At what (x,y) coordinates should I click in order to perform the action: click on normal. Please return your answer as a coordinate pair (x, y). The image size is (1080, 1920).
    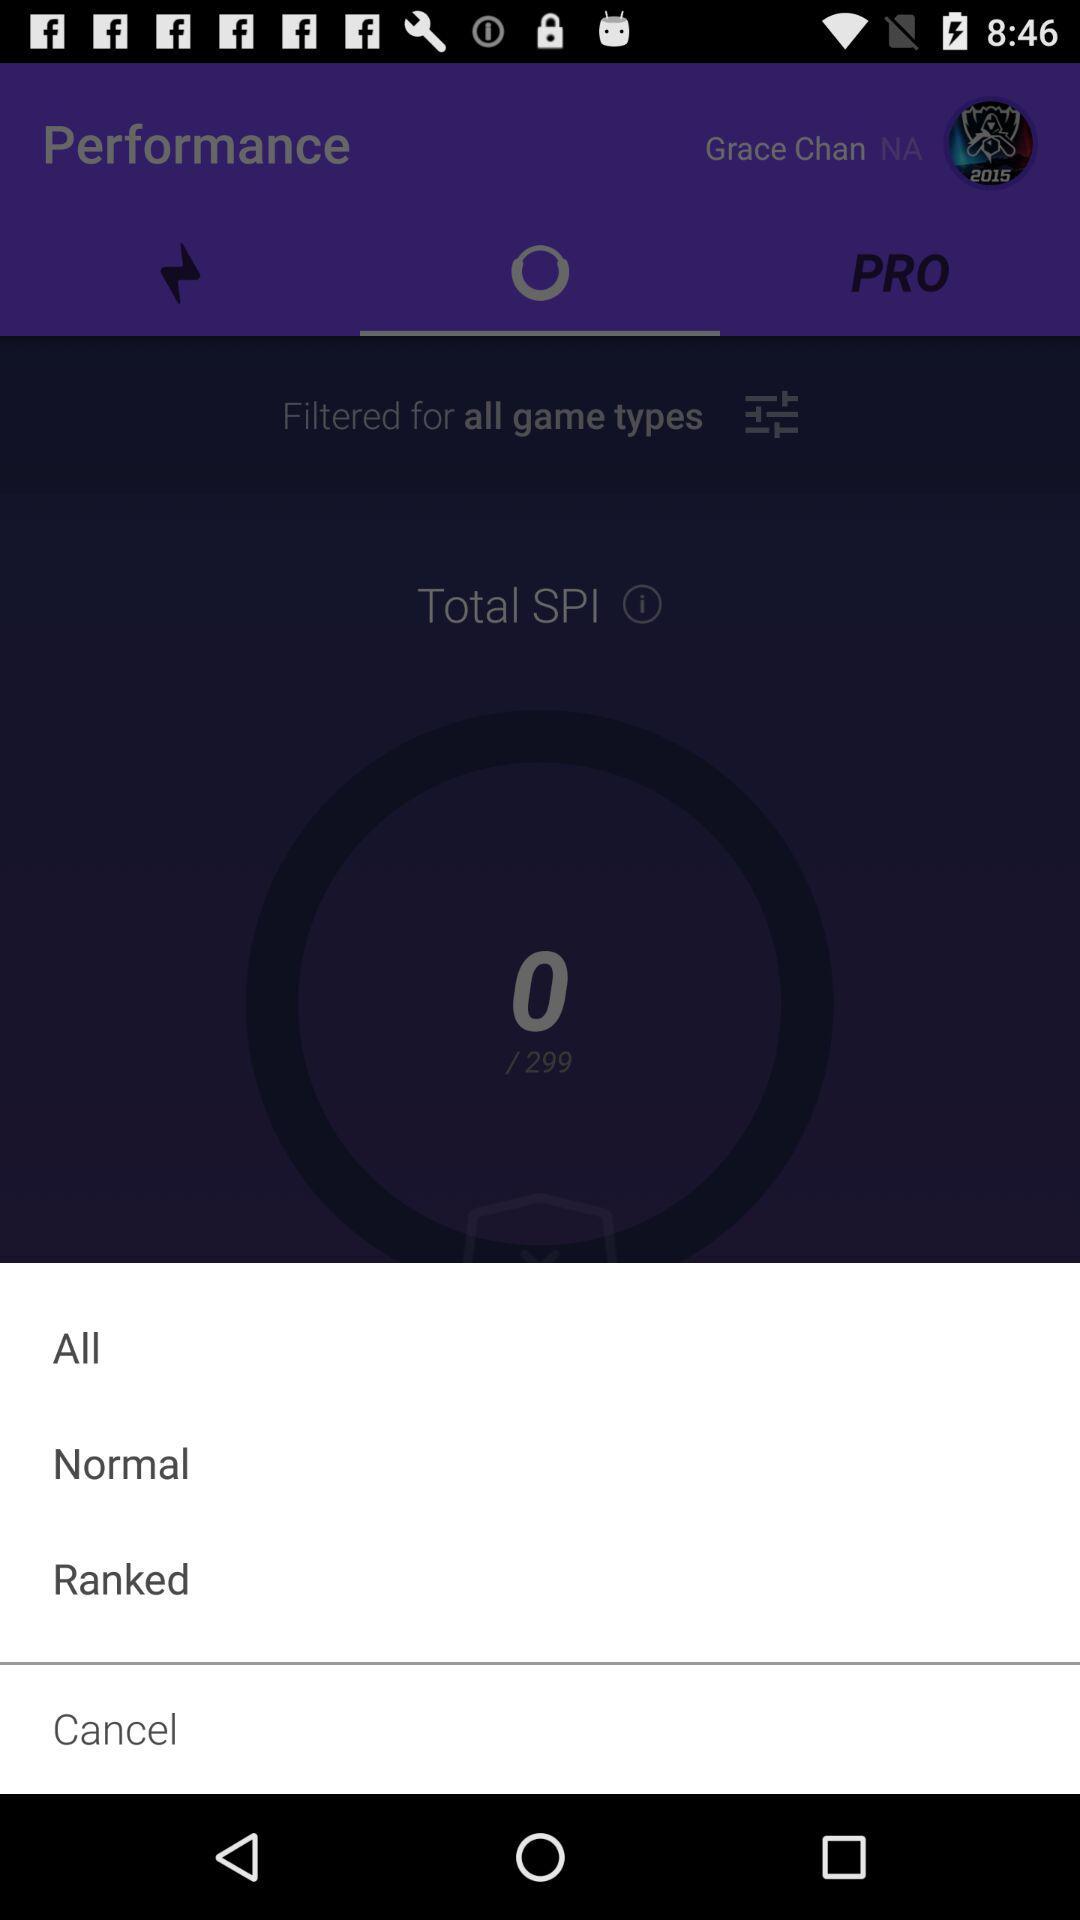
    Looking at the image, I should click on (540, 1462).